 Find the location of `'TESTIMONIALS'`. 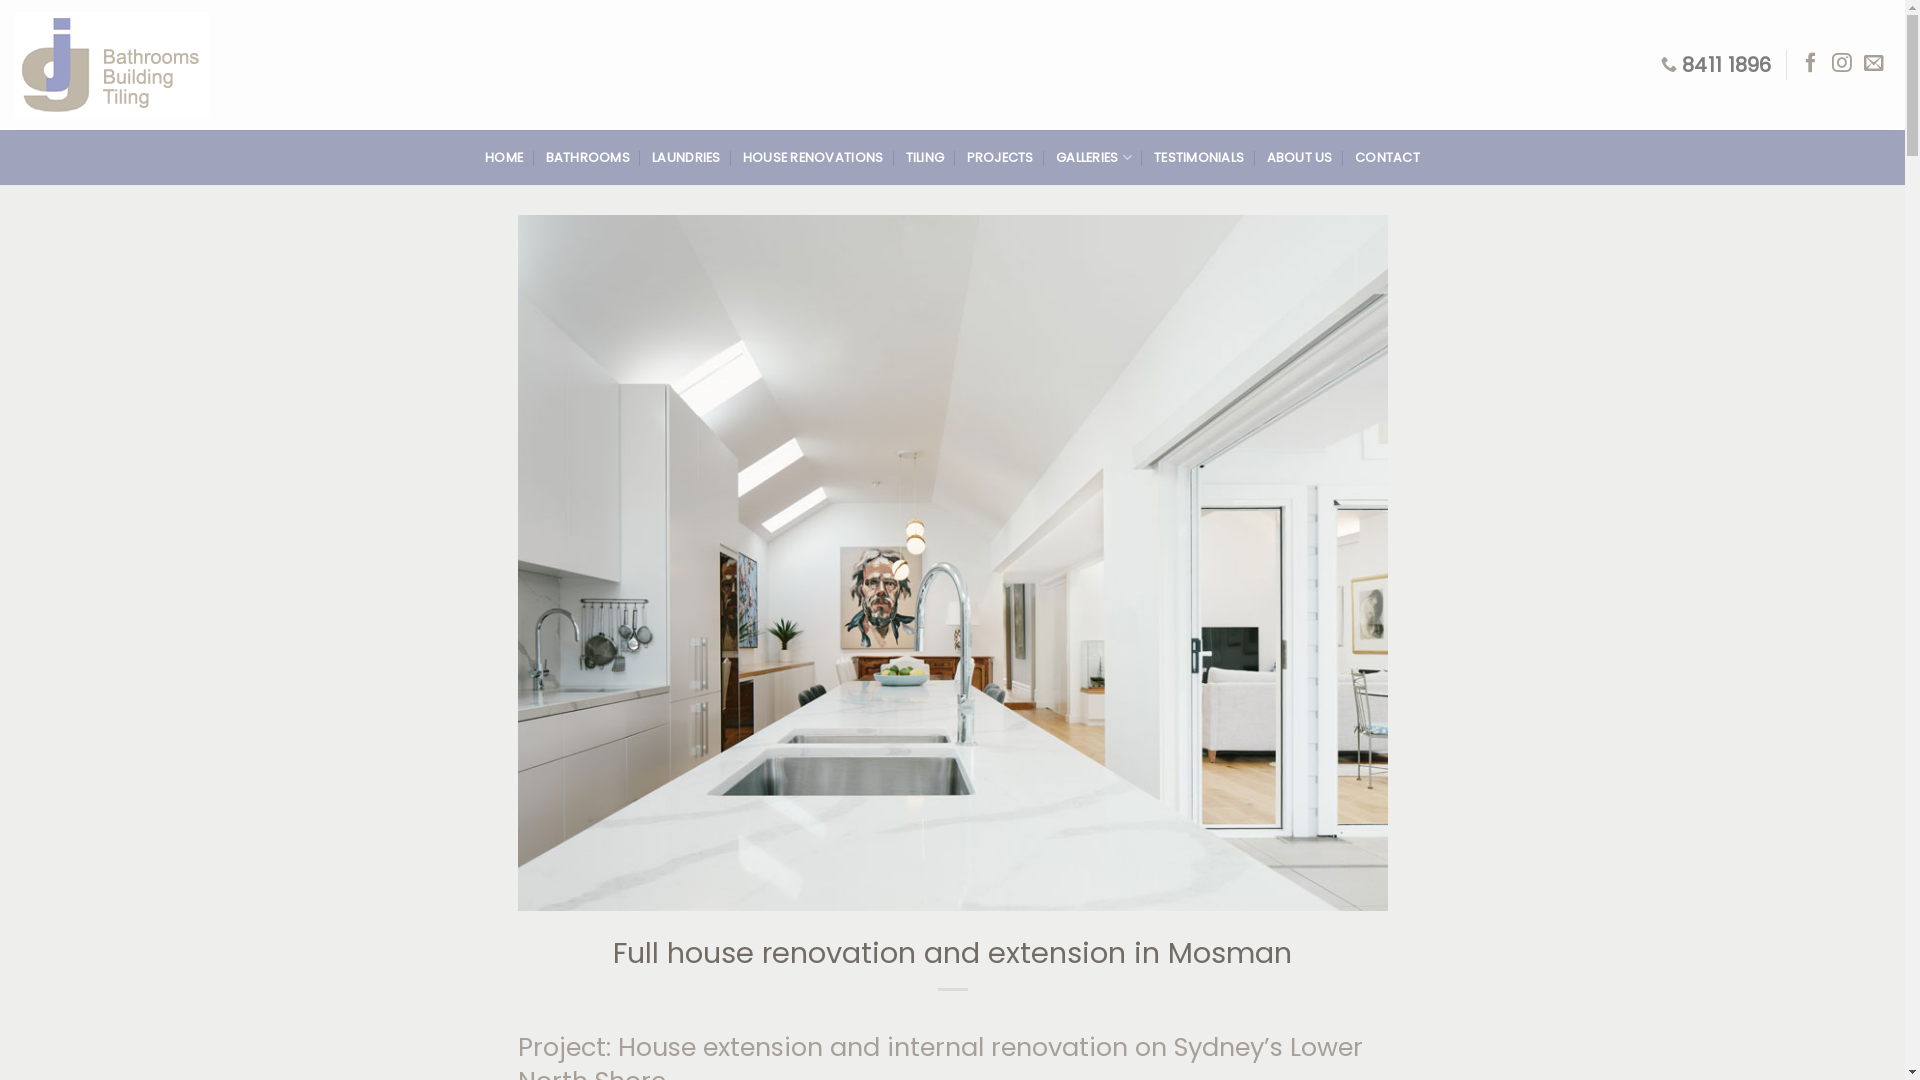

'TESTIMONIALS' is located at coordinates (1153, 157).